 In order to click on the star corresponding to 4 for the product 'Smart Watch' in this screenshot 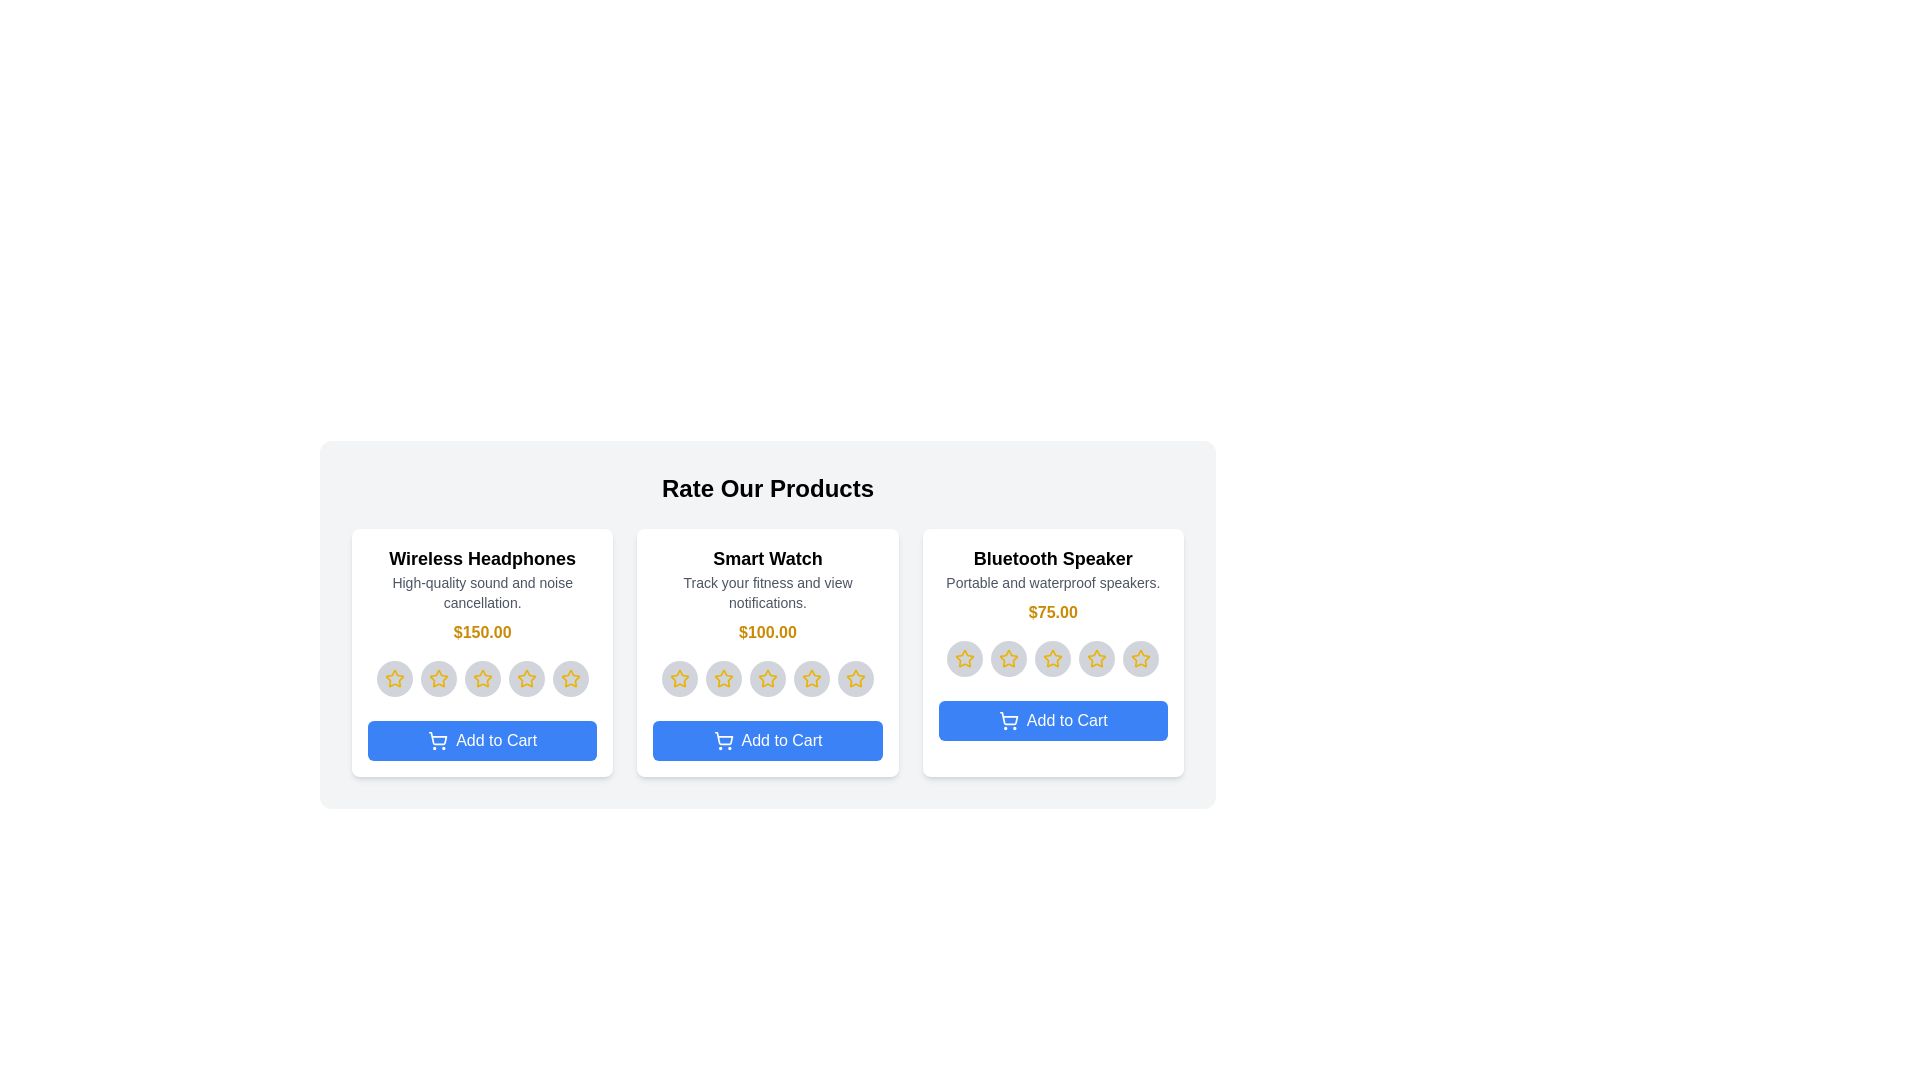, I will do `click(811, 677)`.